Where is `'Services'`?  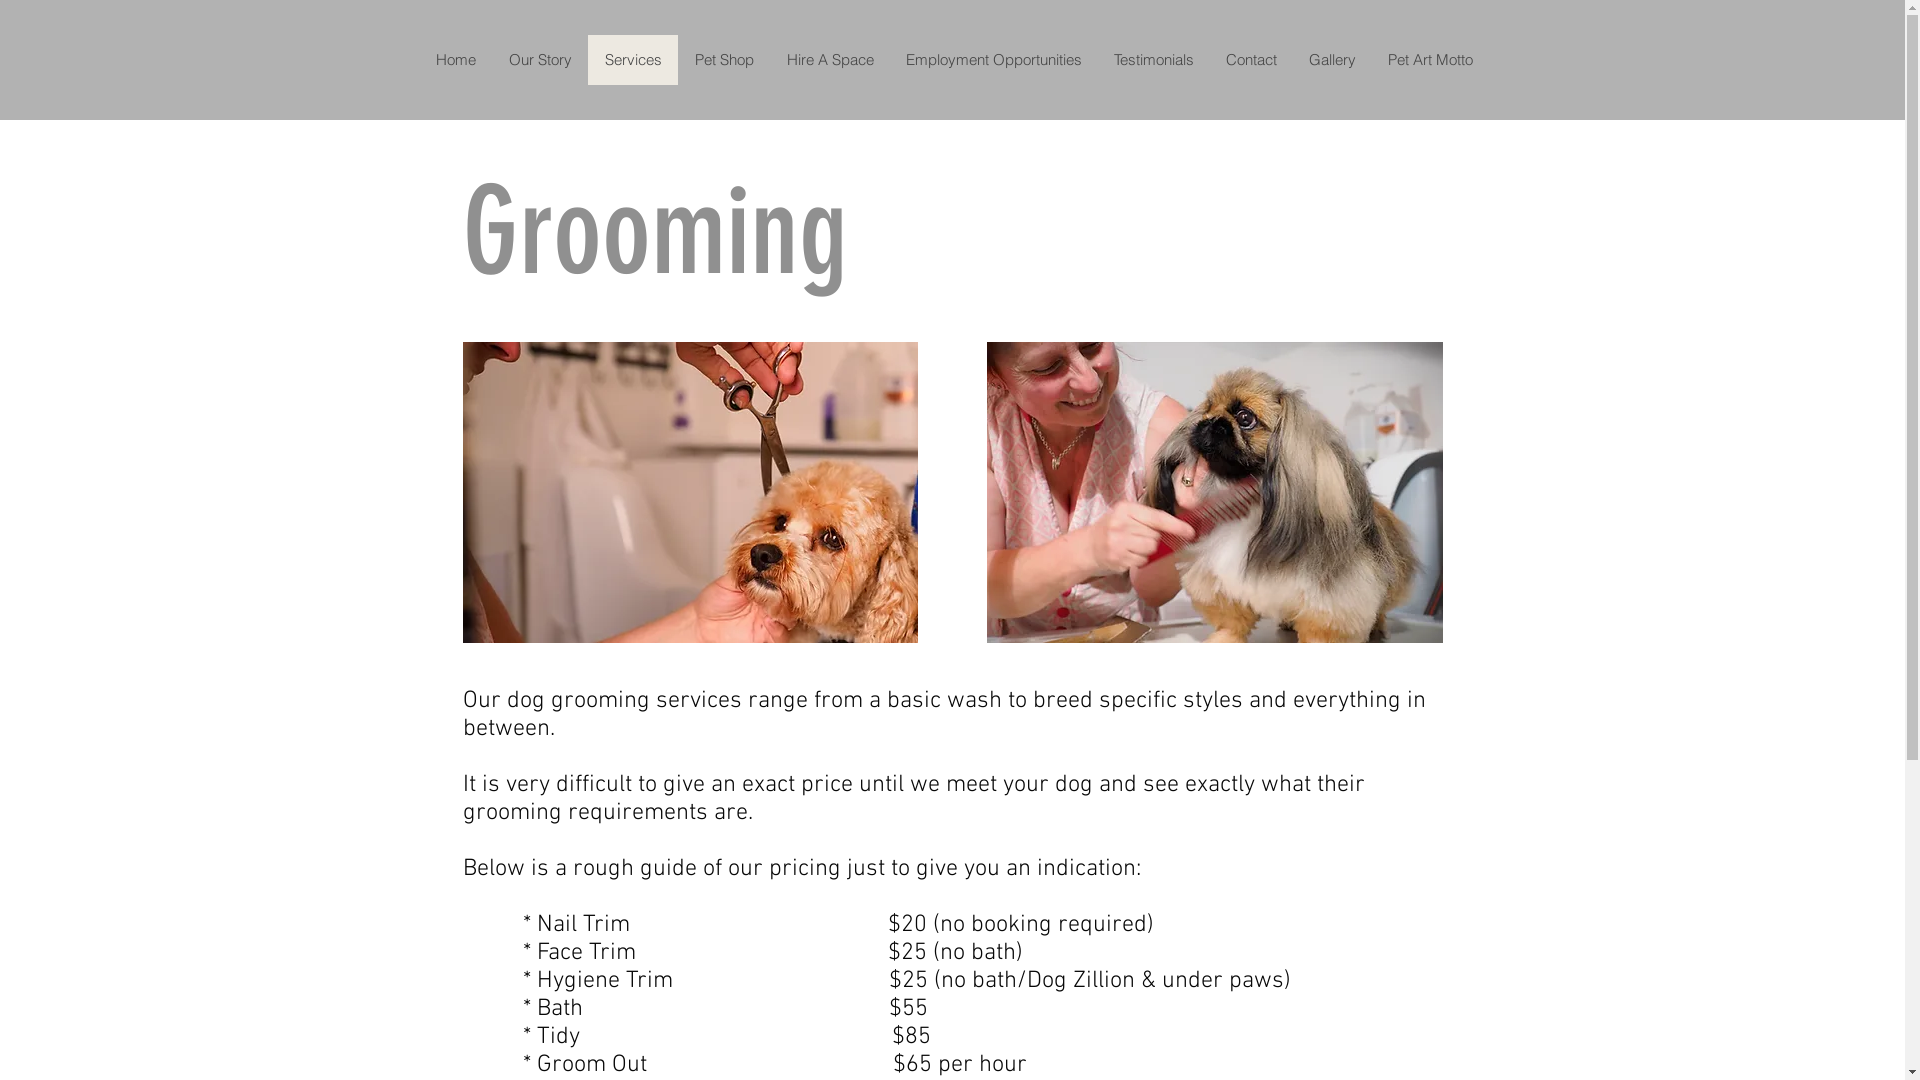 'Services' is located at coordinates (632, 59).